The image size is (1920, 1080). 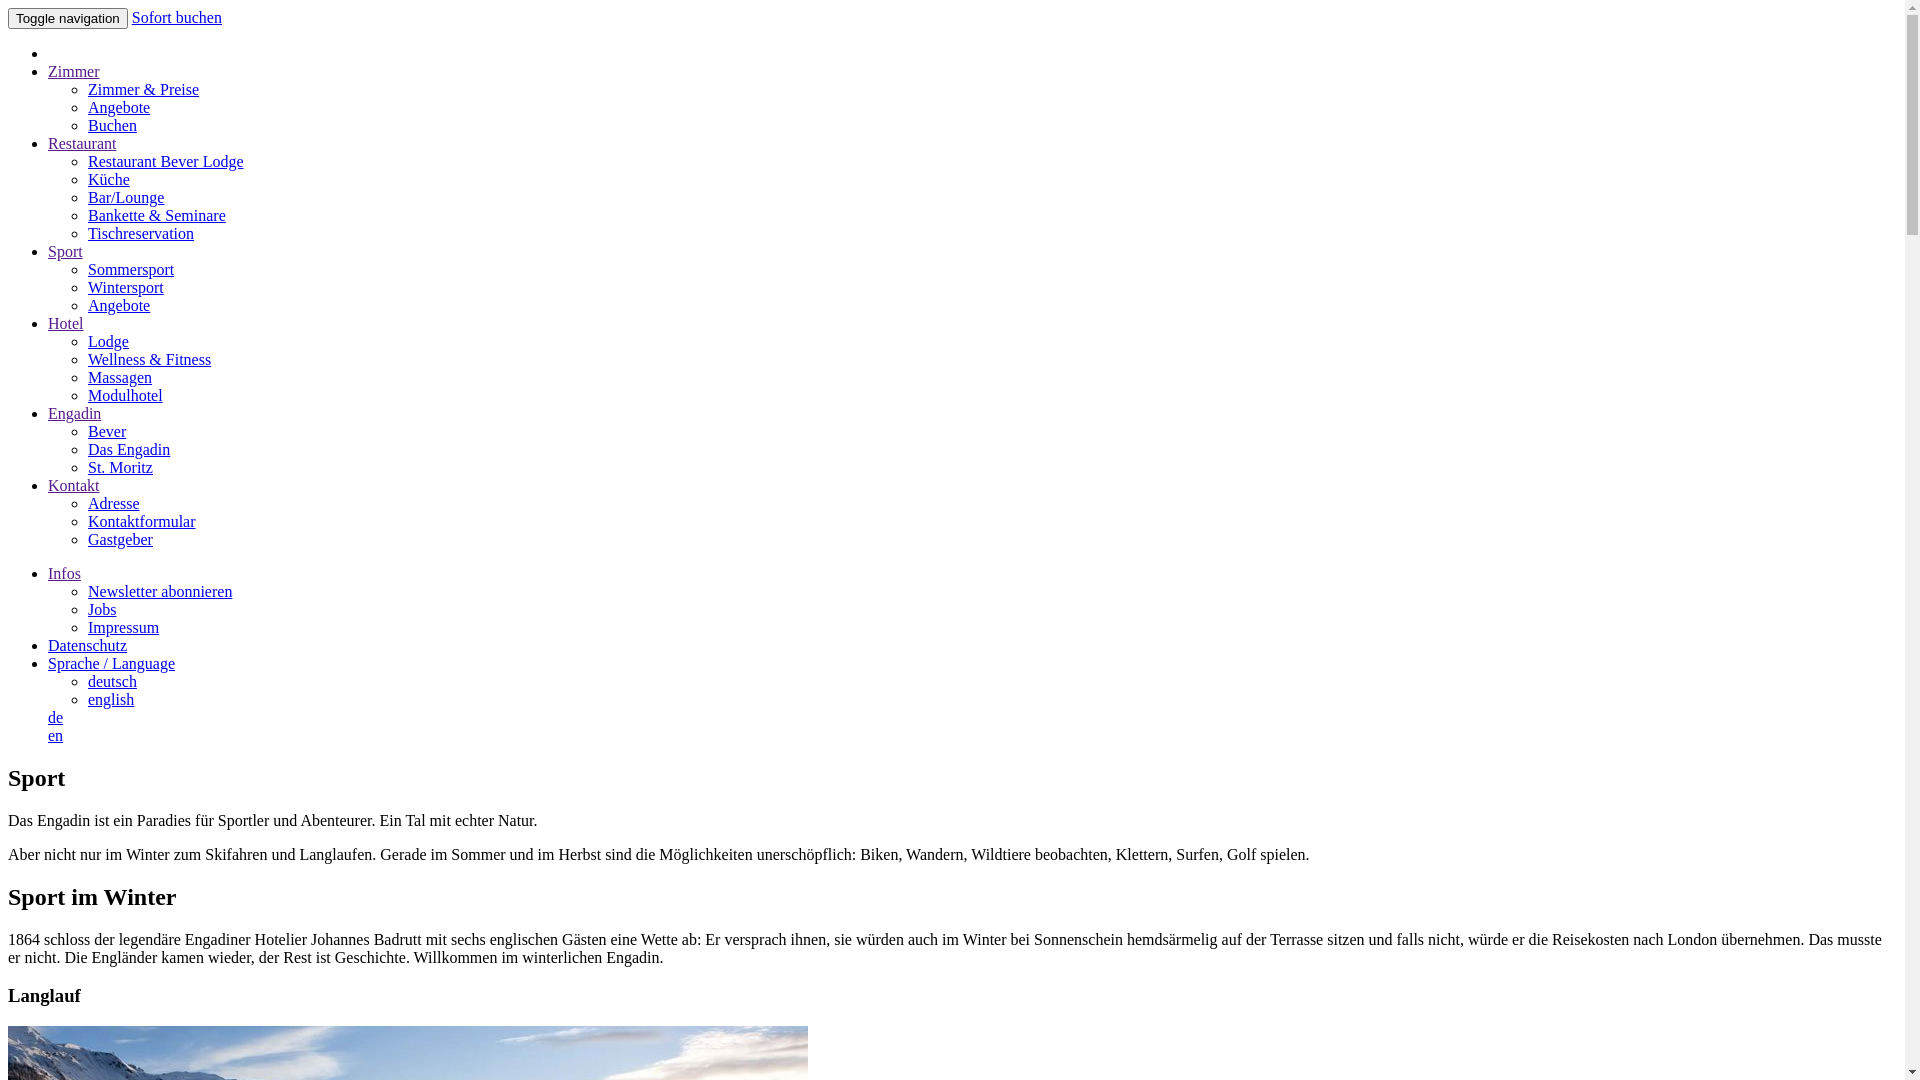 I want to click on 'Sommersport', so click(x=129, y=268).